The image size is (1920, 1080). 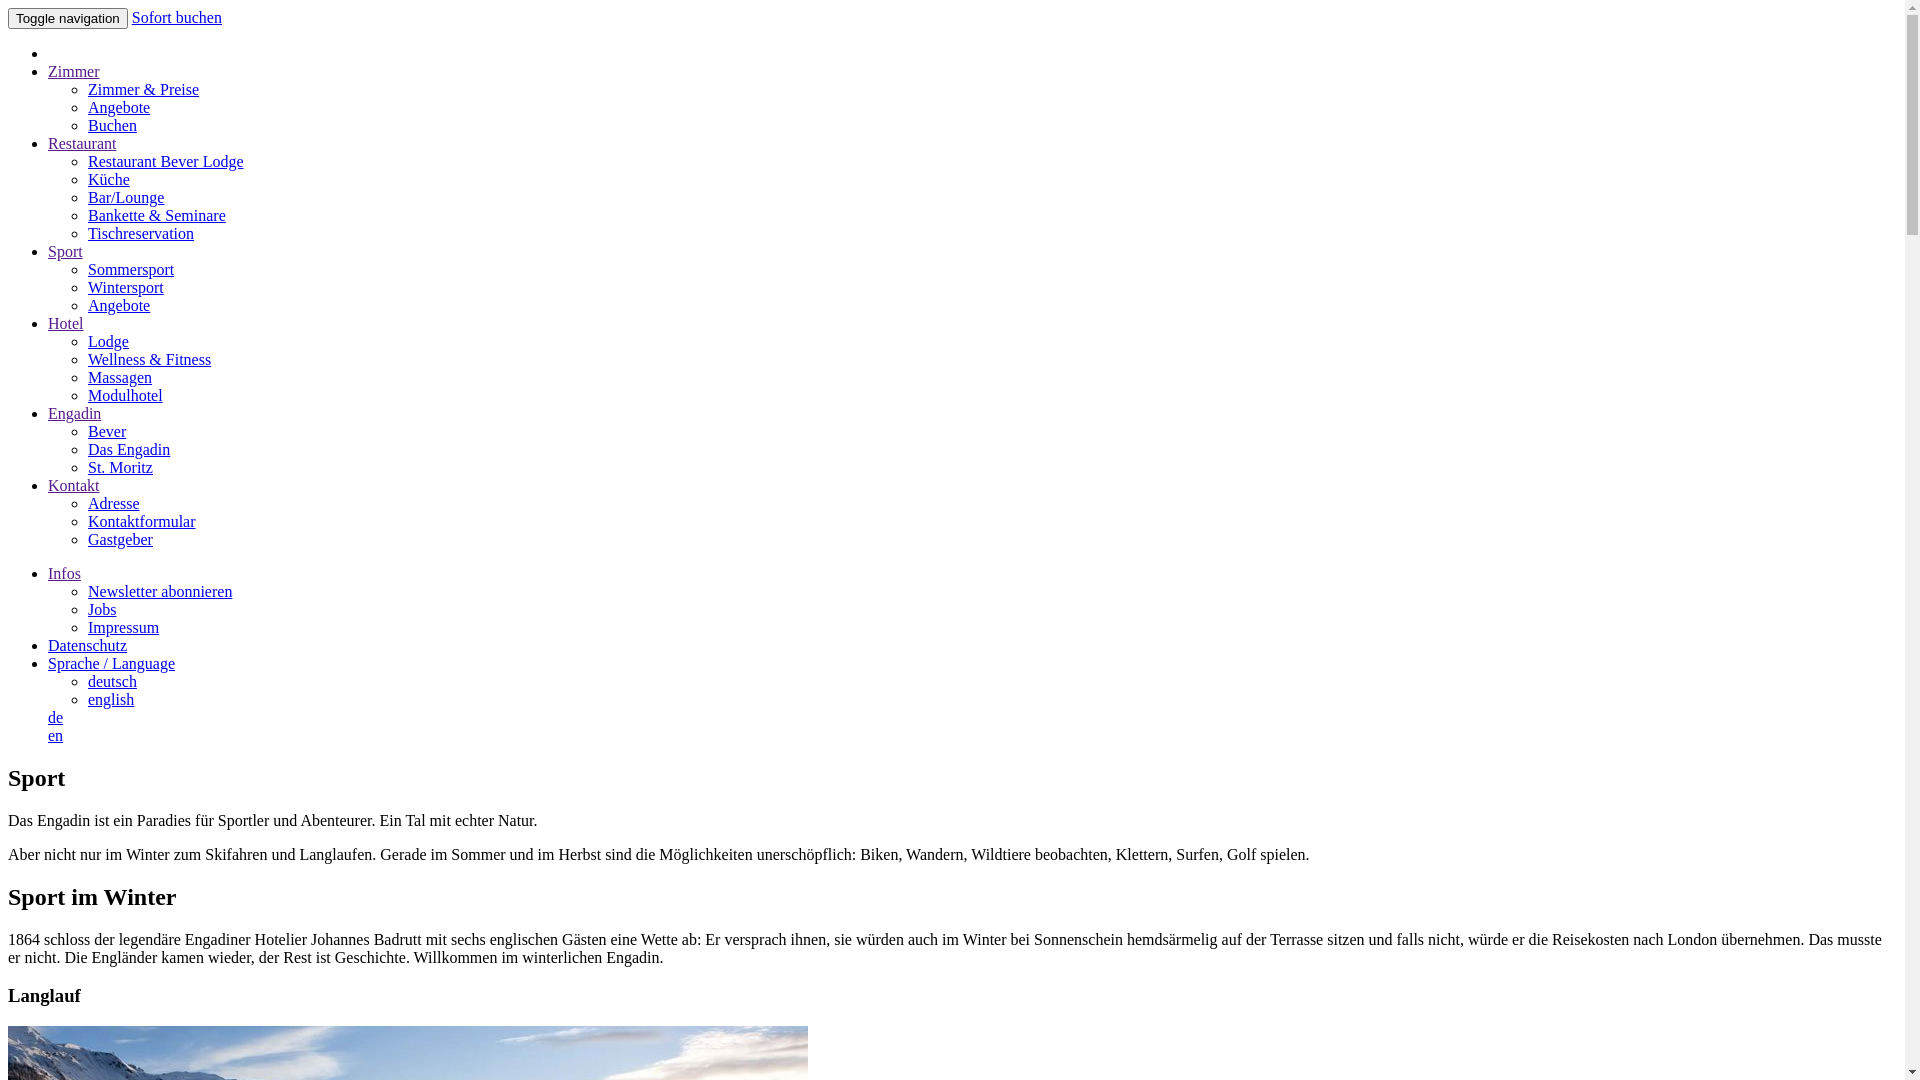 I want to click on 'Sommersport', so click(x=129, y=268).